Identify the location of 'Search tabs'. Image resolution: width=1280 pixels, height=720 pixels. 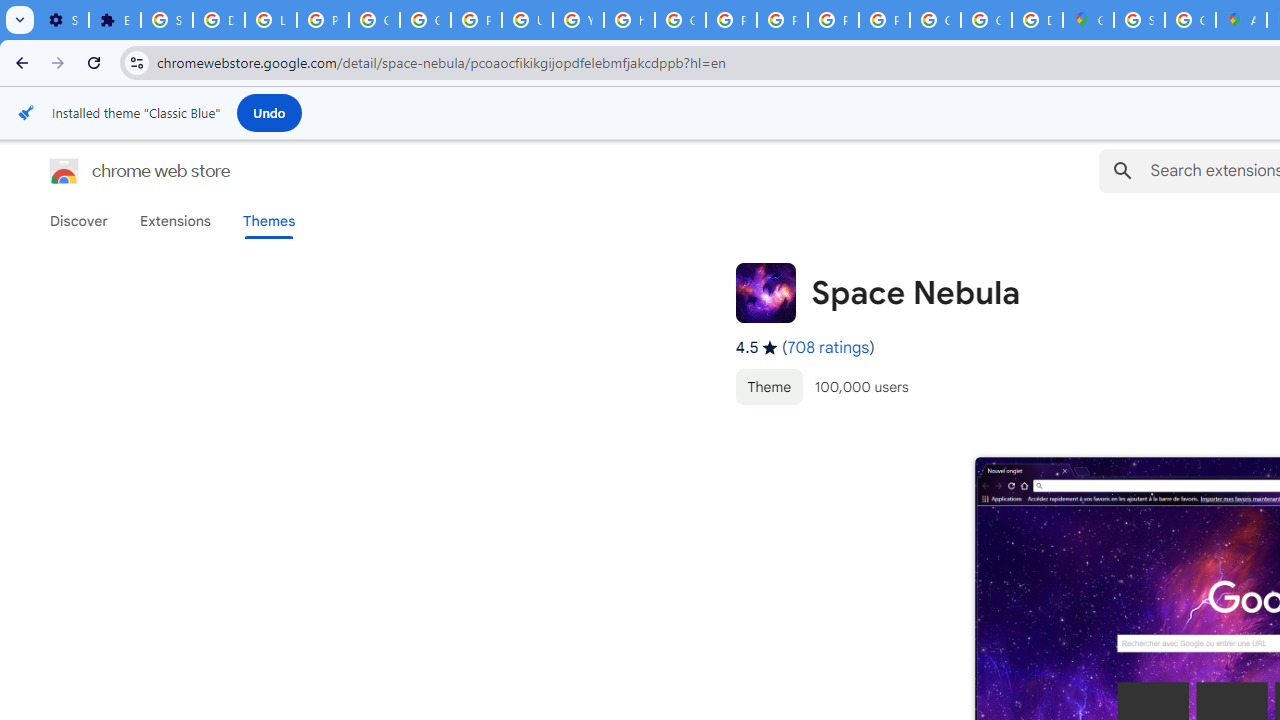
(20, 20).